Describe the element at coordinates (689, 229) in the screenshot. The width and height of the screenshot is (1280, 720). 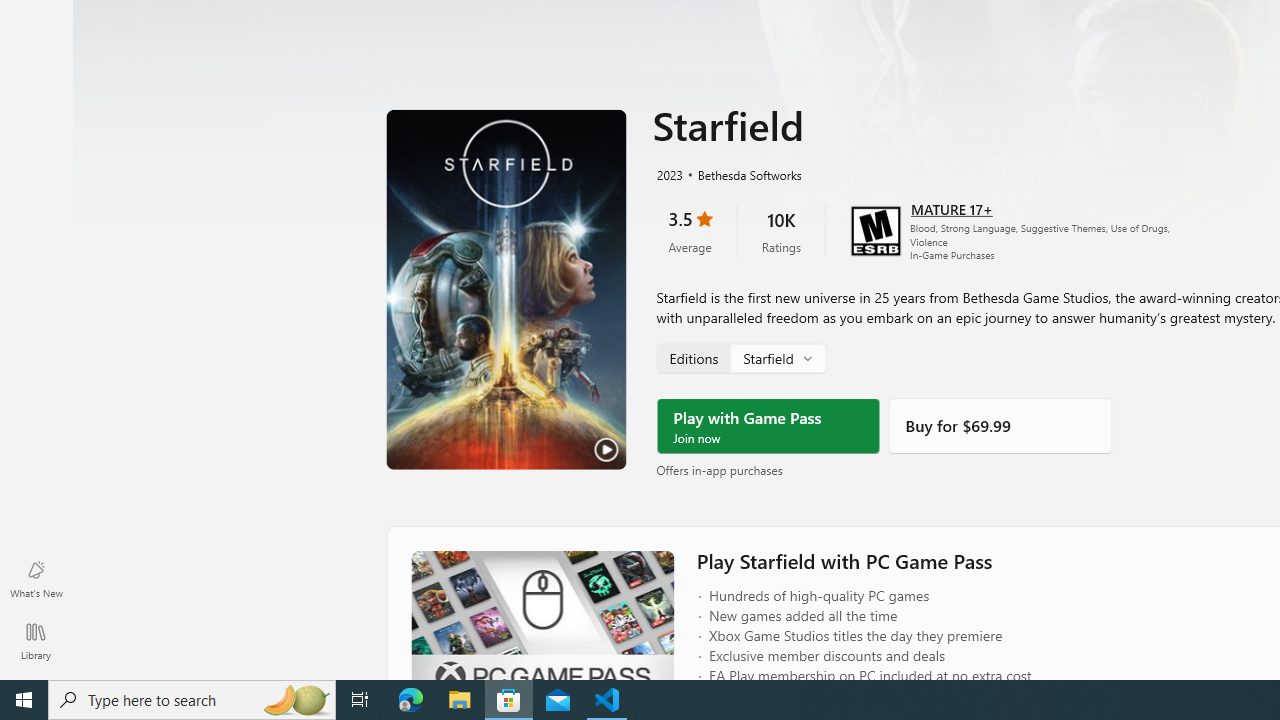
I see `'3.5 stars. Click to skip to ratings and reviews'` at that location.